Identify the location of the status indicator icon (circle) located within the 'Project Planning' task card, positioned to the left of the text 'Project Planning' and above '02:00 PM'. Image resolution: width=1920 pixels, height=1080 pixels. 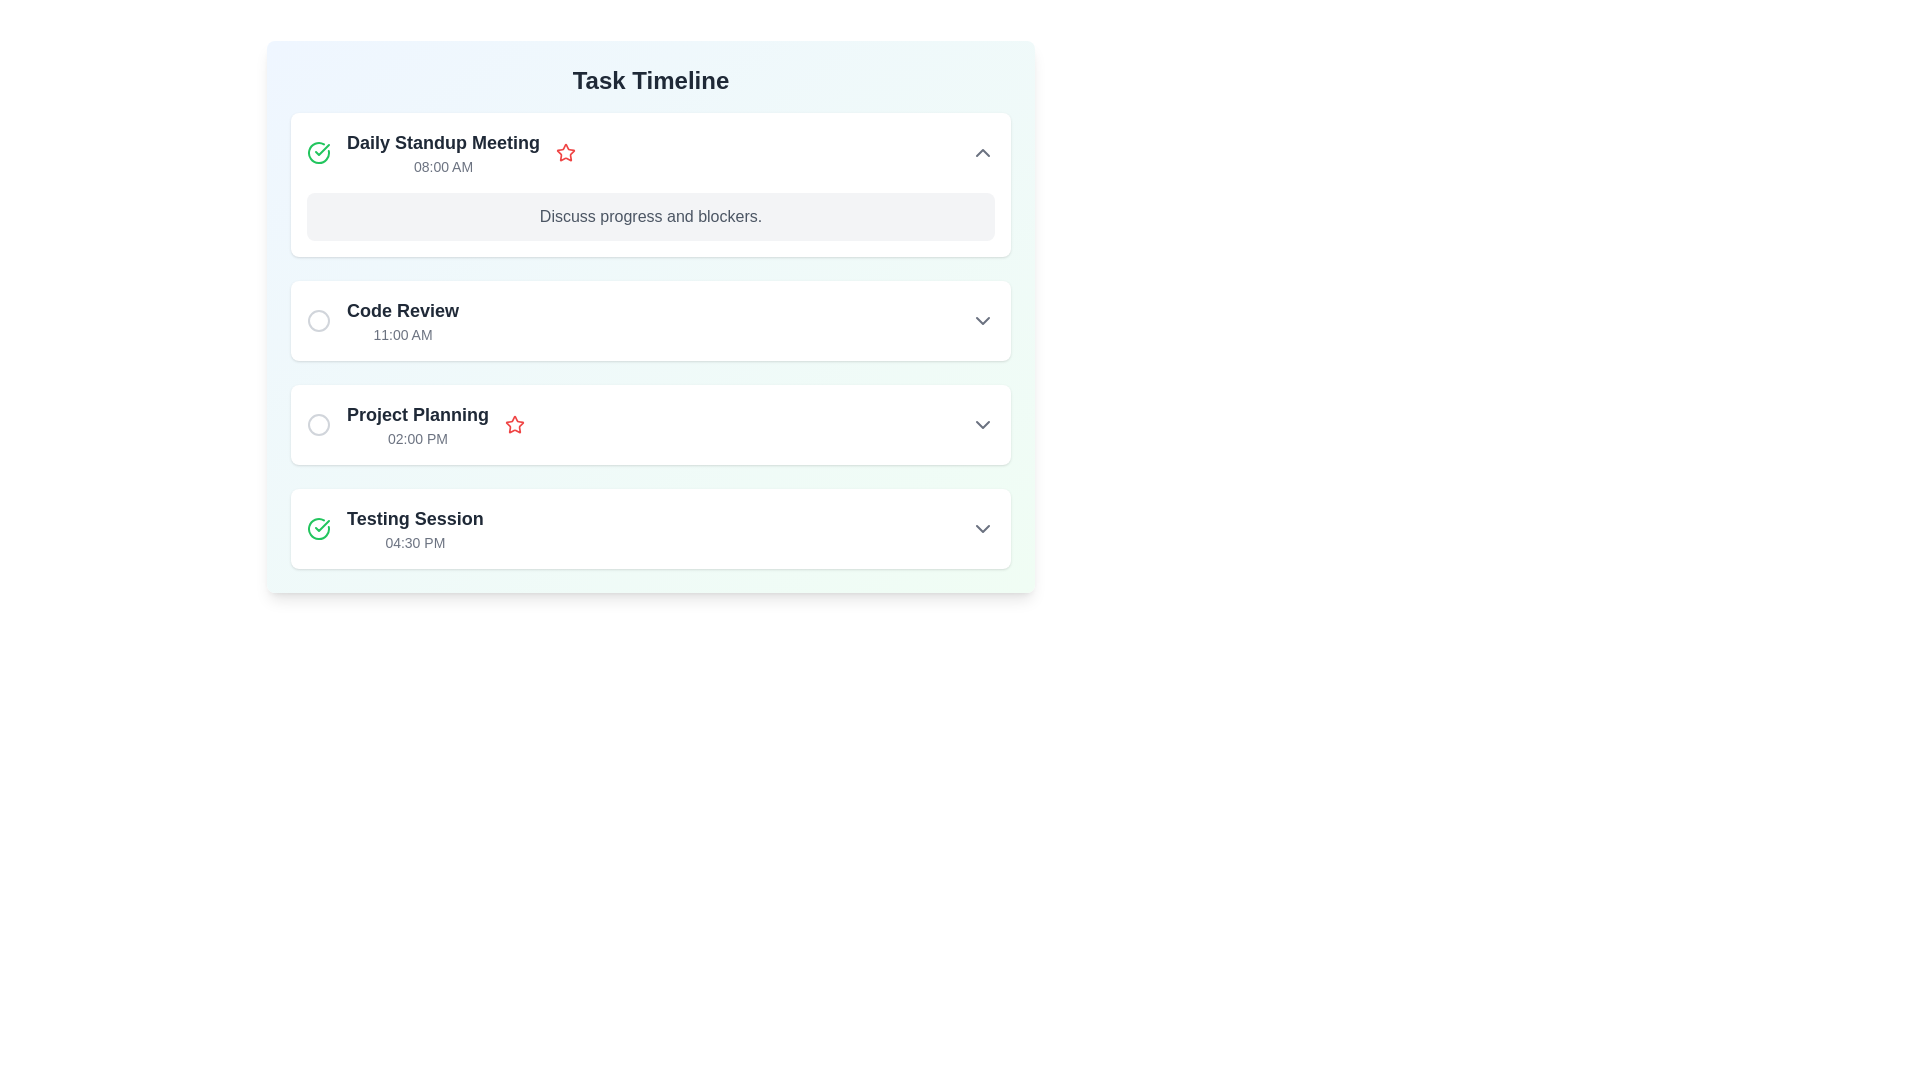
(317, 423).